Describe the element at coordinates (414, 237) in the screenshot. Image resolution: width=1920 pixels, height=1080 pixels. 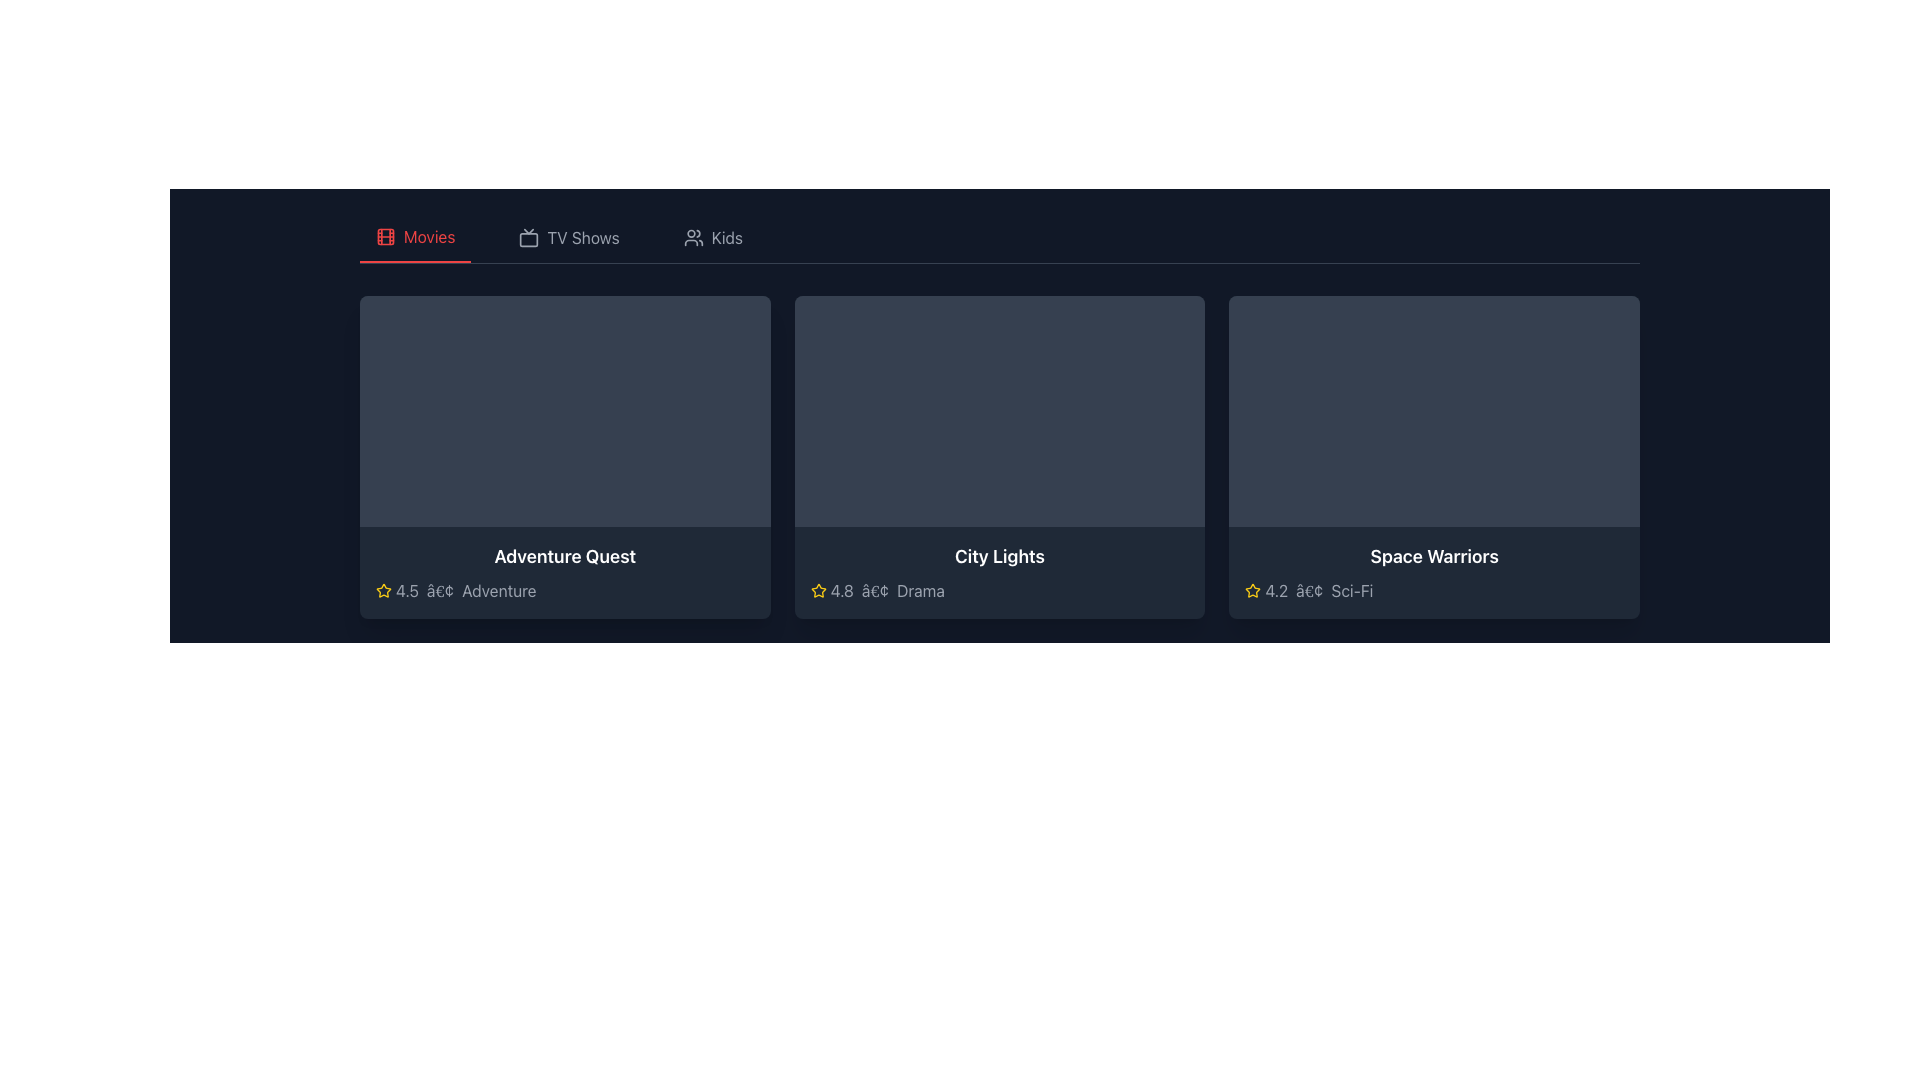
I see `the 'Movies' navigation button with a red text color and film reel icon` at that location.